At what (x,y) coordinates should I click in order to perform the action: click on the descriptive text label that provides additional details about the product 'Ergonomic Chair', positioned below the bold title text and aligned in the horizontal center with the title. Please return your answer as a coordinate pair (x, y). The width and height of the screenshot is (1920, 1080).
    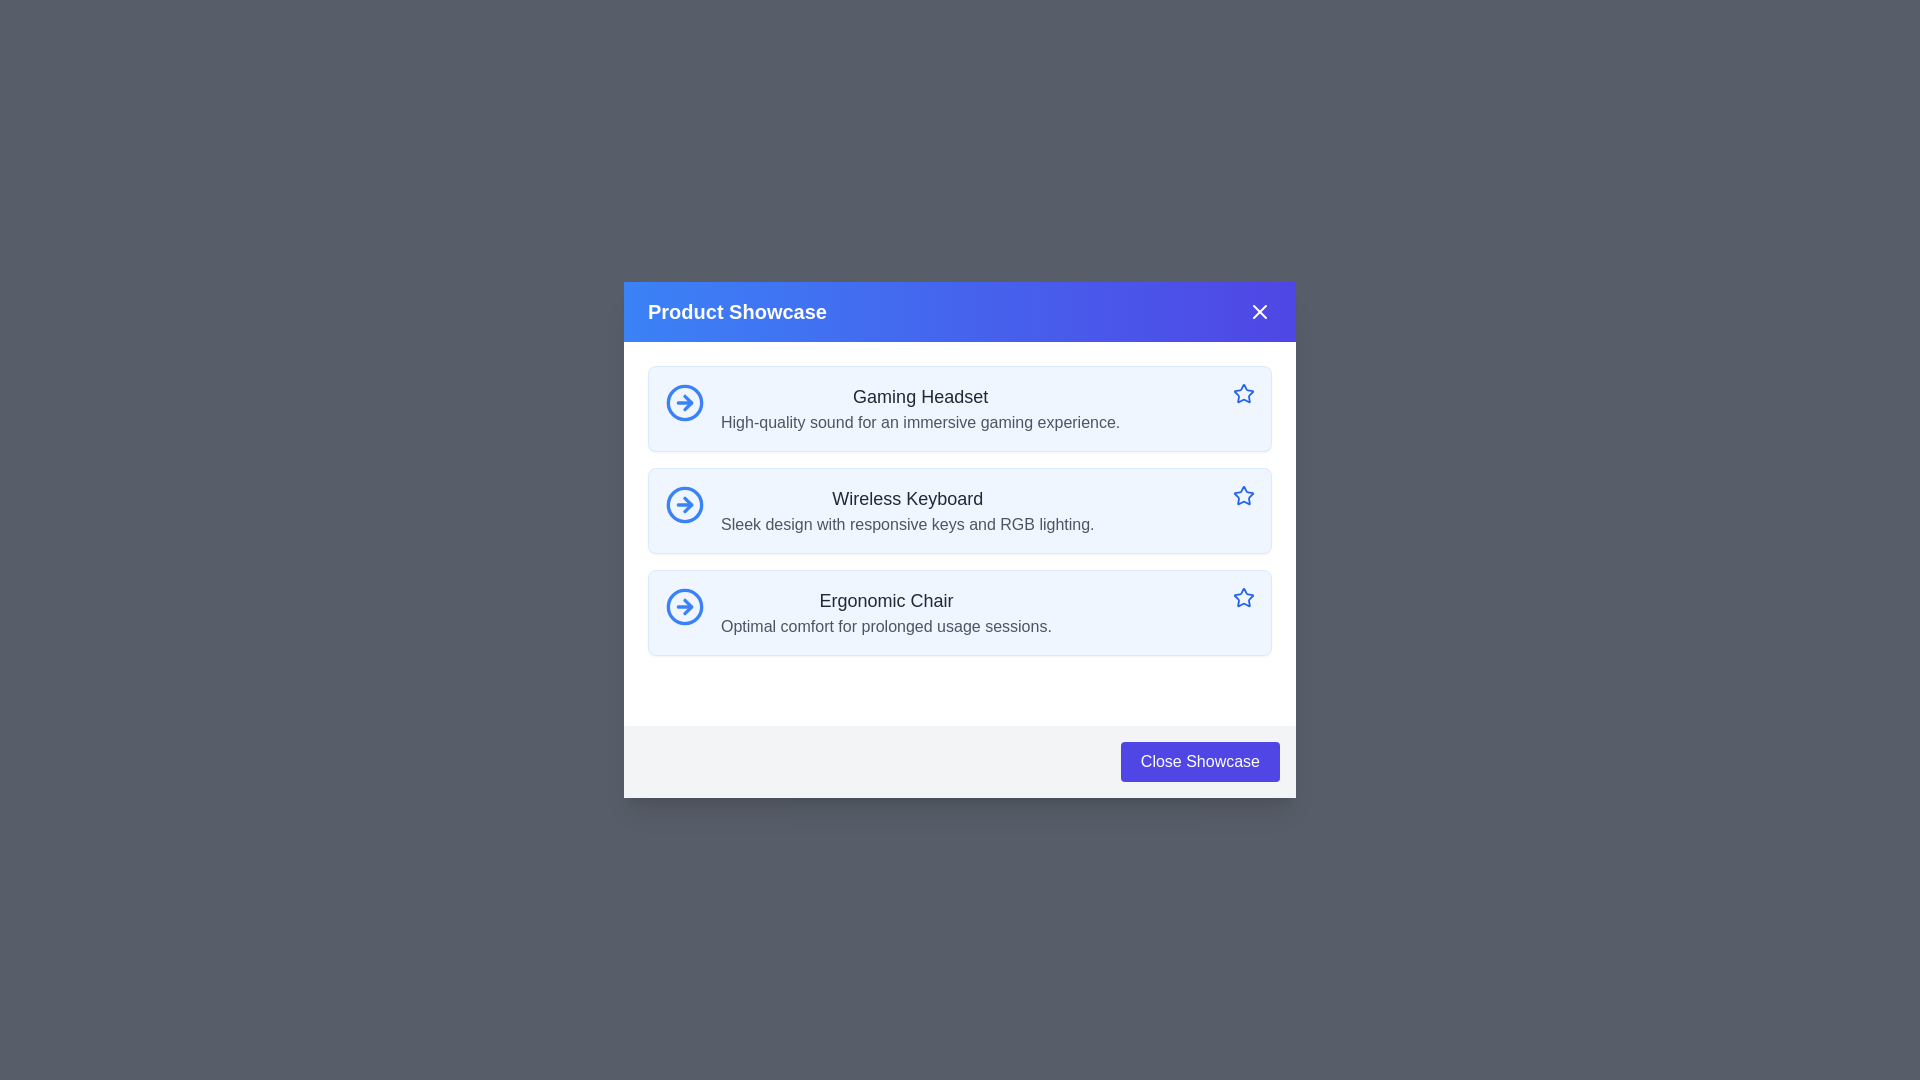
    Looking at the image, I should click on (885, 626).